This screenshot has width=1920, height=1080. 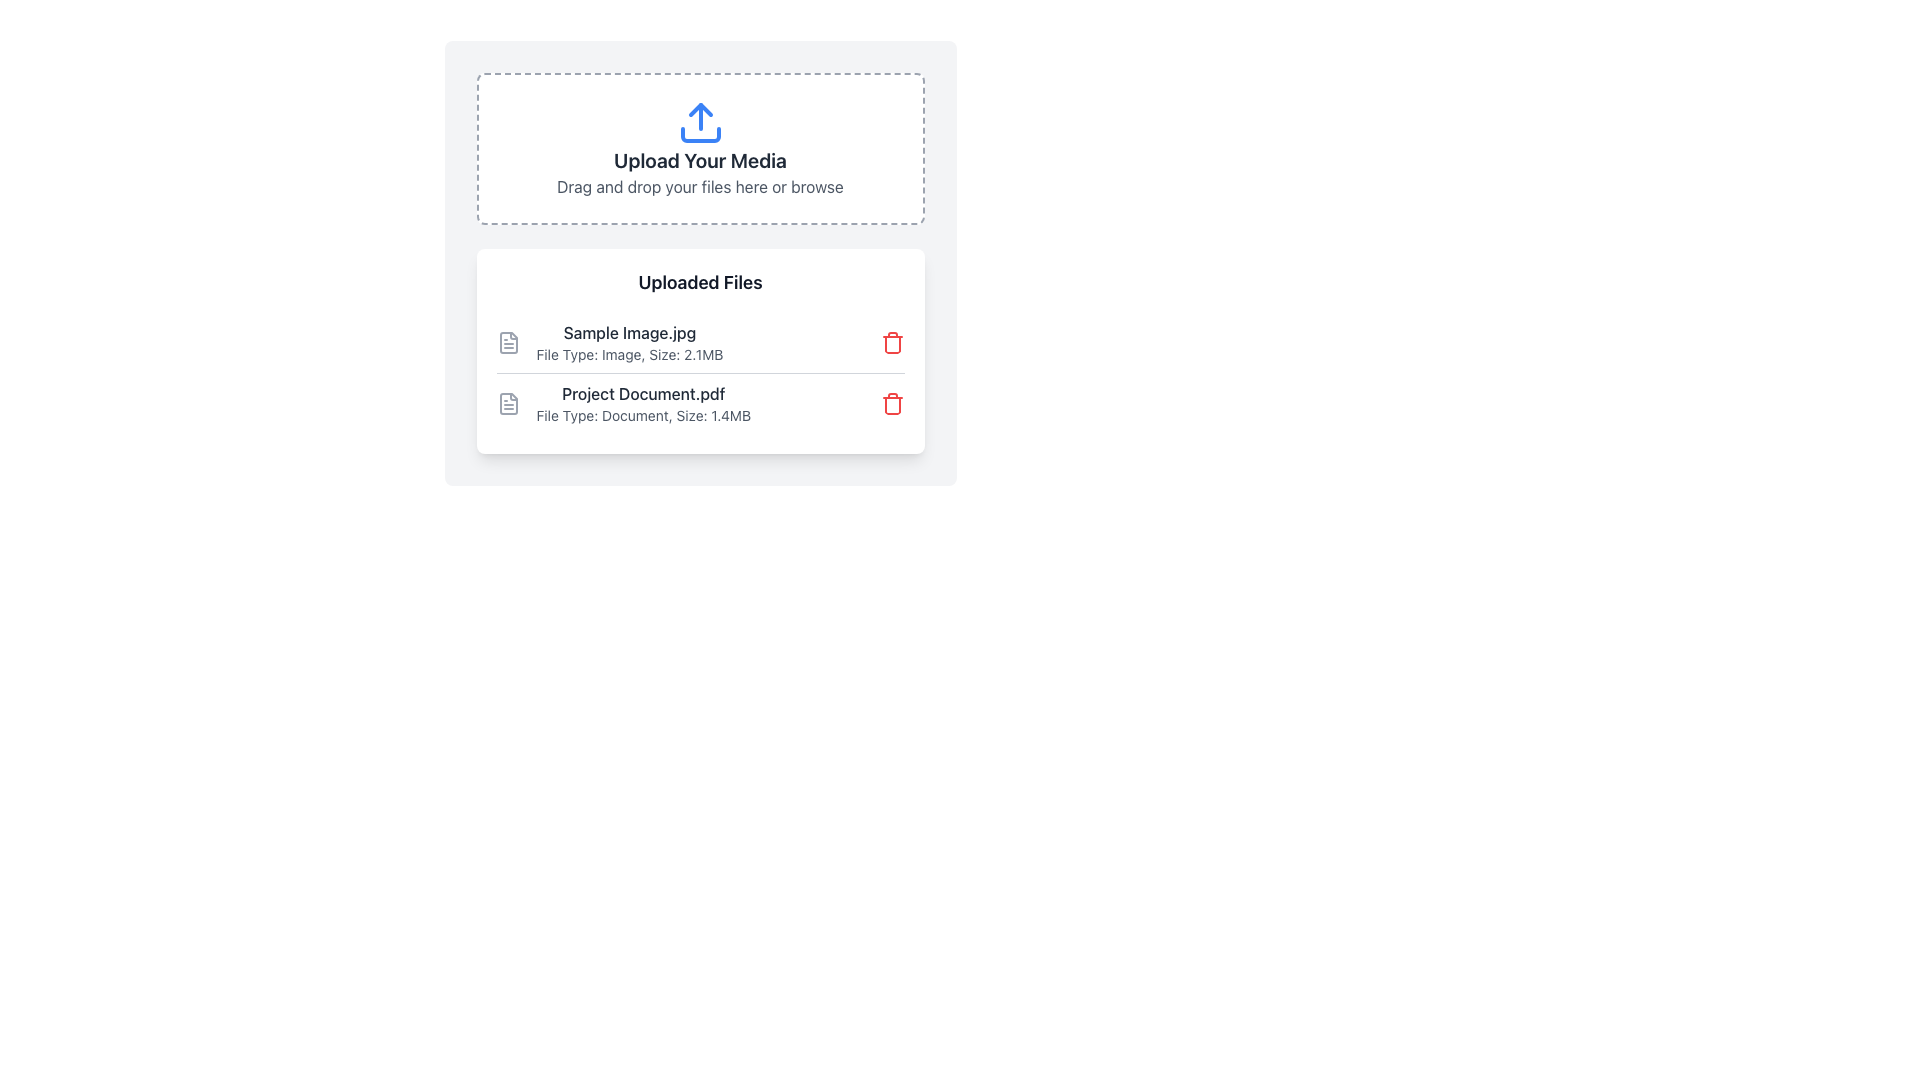 What do you see at coordinates (700, 135) in the screenshot?
I see `the decorative graphic element of the upload icon located at the top center of the 'Upload Your Media' section, which serves as the foundation of the upload symbol` at bounding box center [700, 135].